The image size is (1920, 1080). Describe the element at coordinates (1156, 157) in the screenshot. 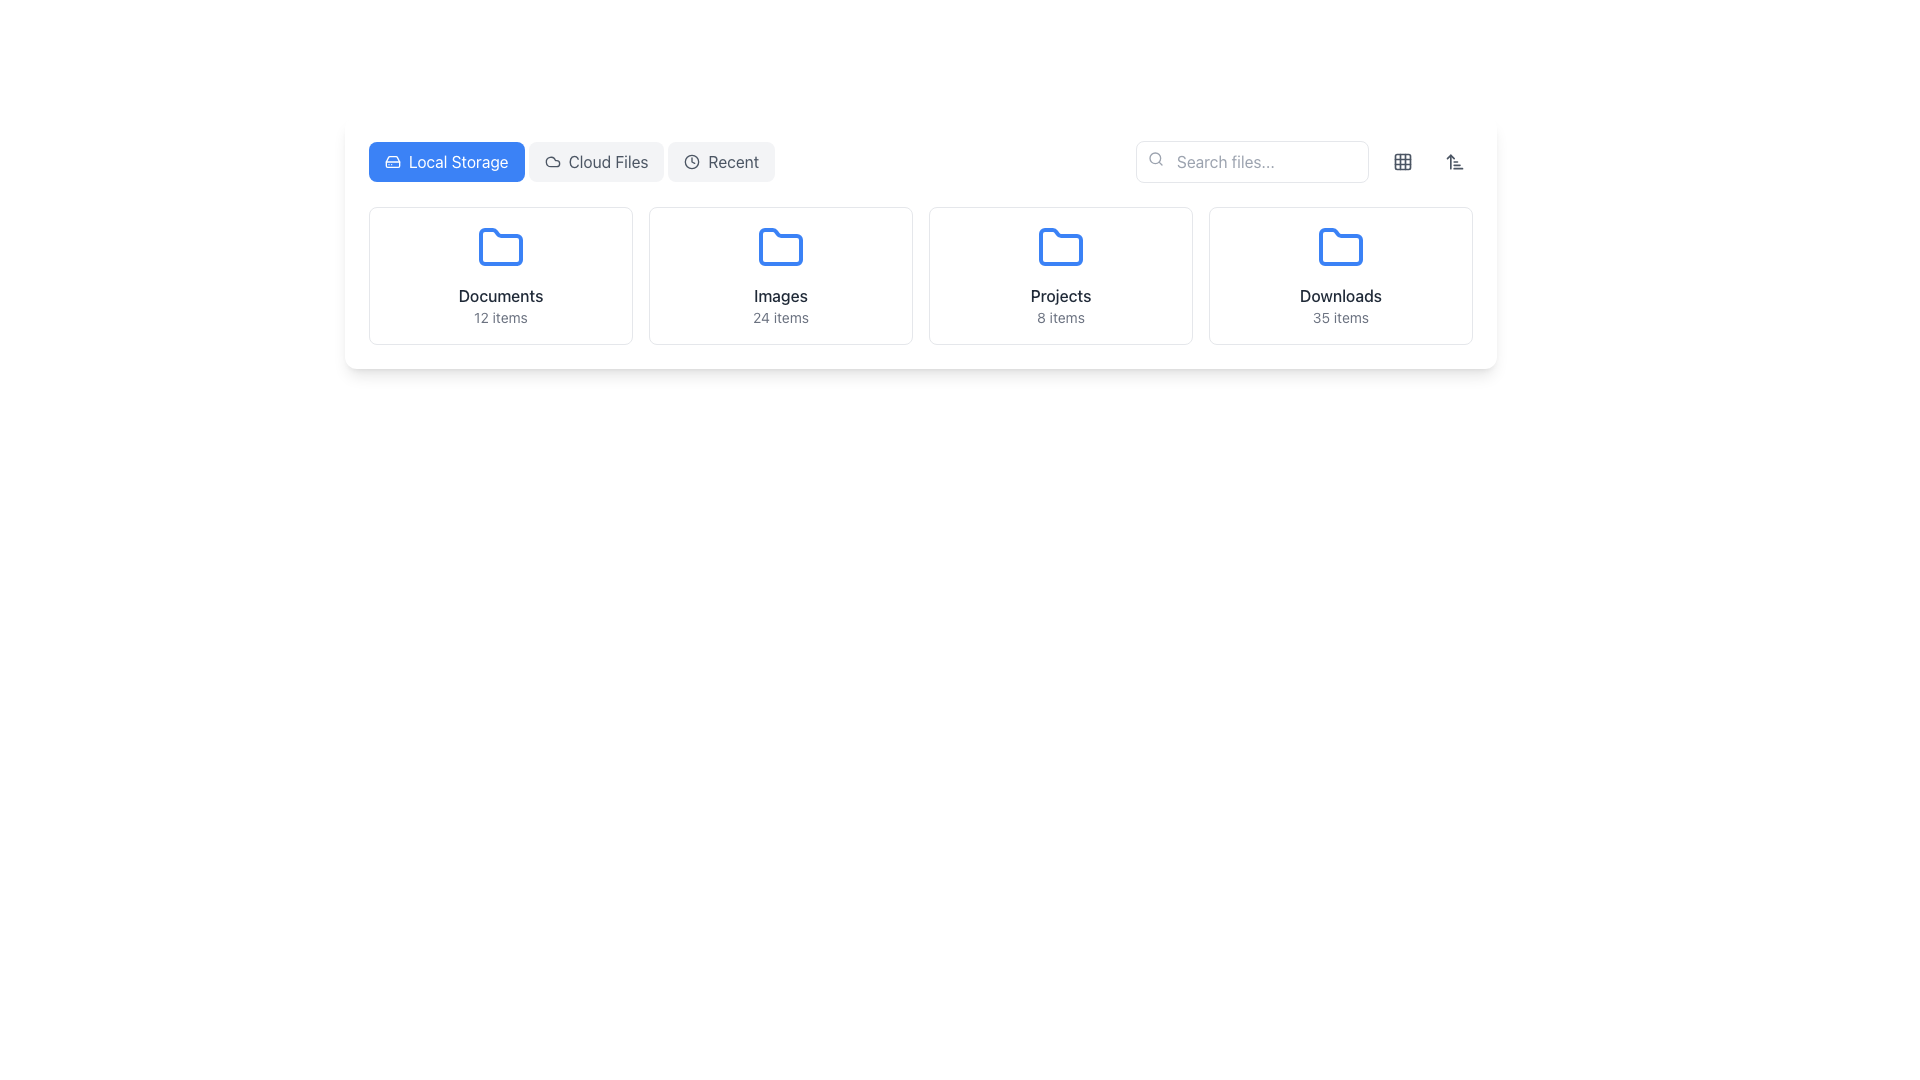

I see `the small magnifying glass icon located to the left of the search input field, which features a circular lens with a handle and is styled with a simple black outline` at that location.